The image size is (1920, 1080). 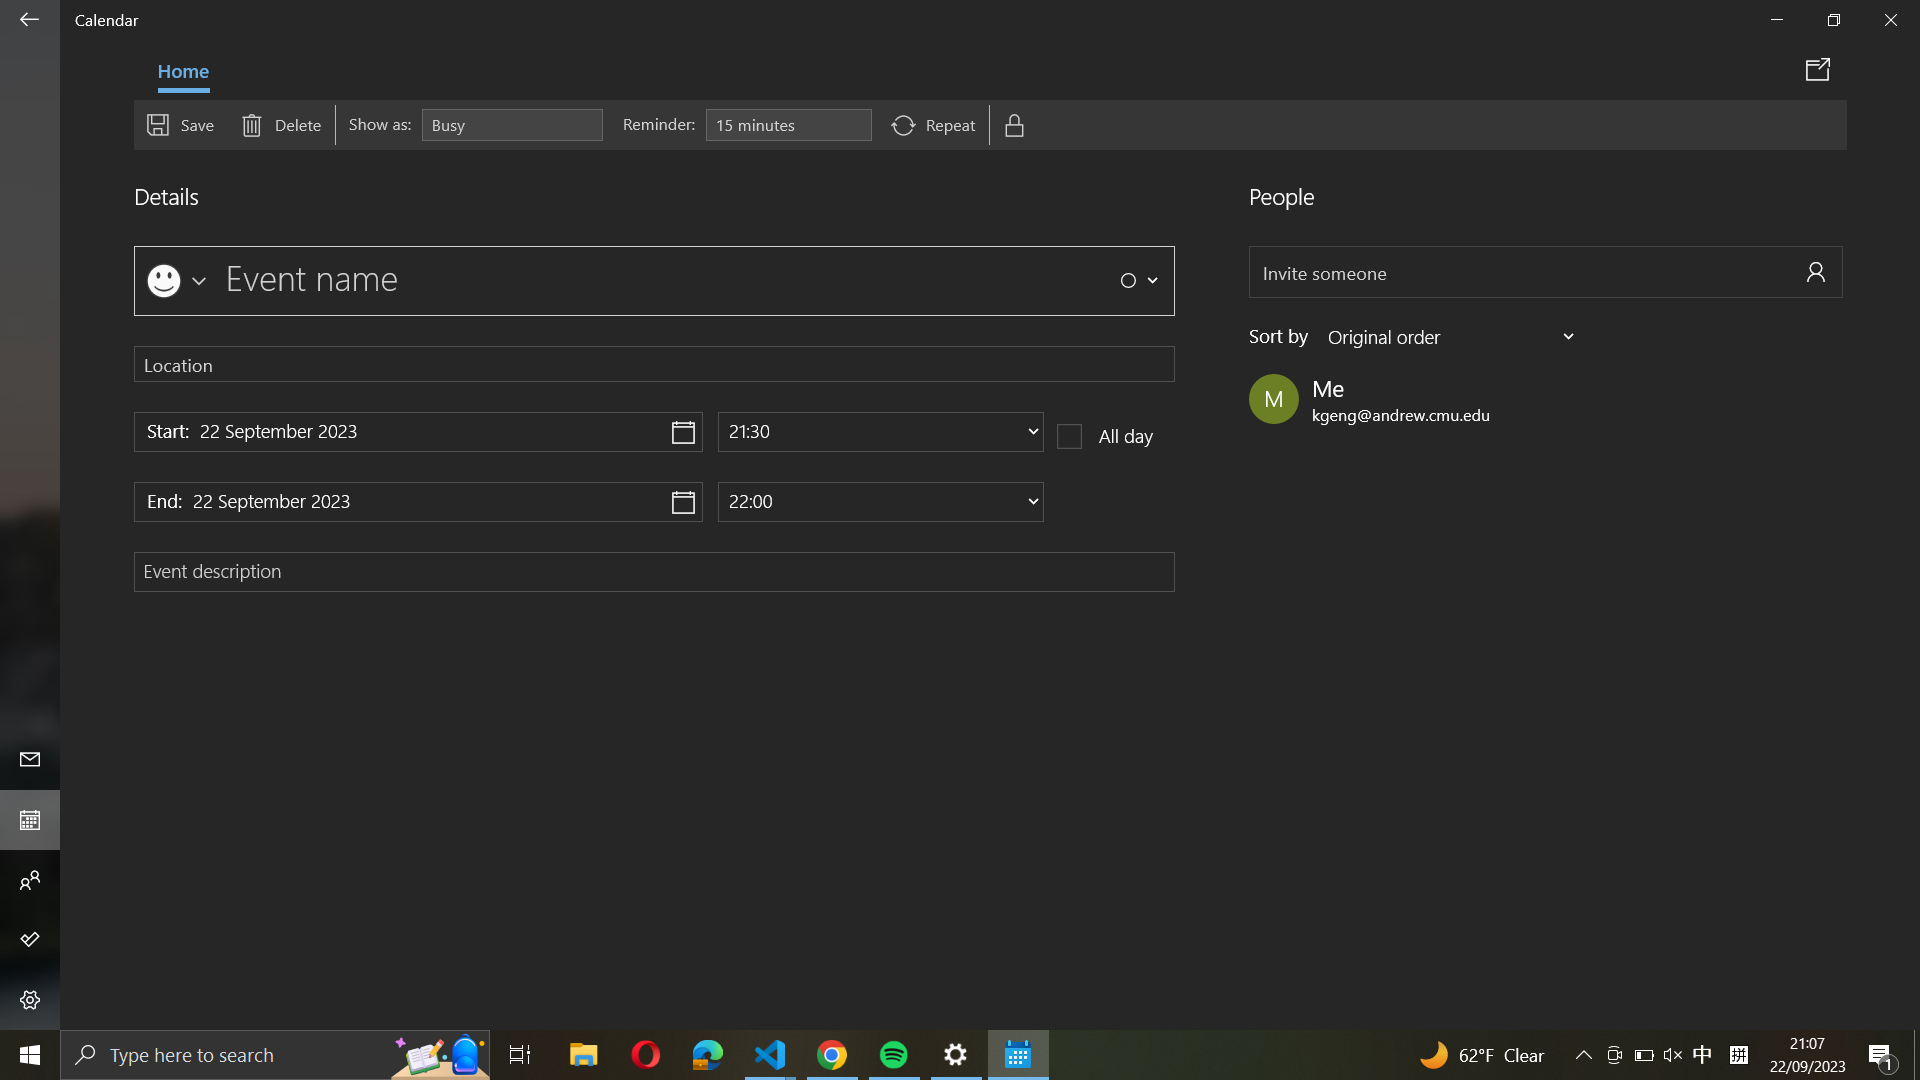 What do you see at coordinates (787, 125) in the screenshot?
I see `the settings for "Event reminder"` at bounding box center [787, 125].